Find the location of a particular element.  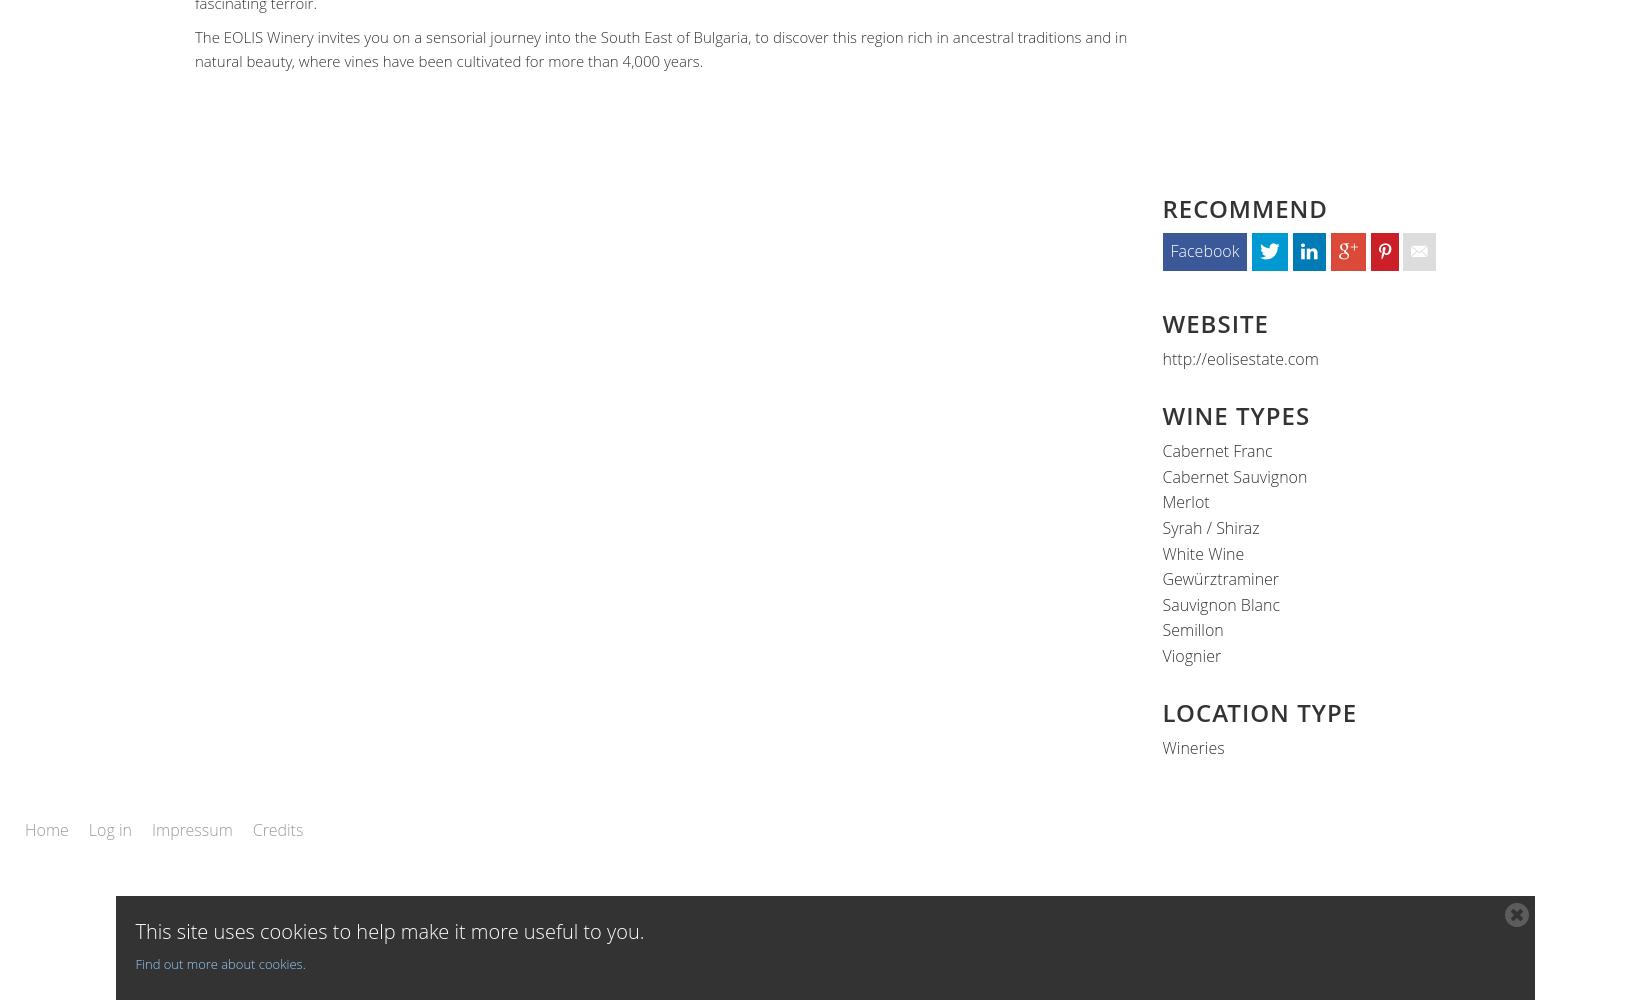

'Wineries' is located at coordinates (1192, 746).